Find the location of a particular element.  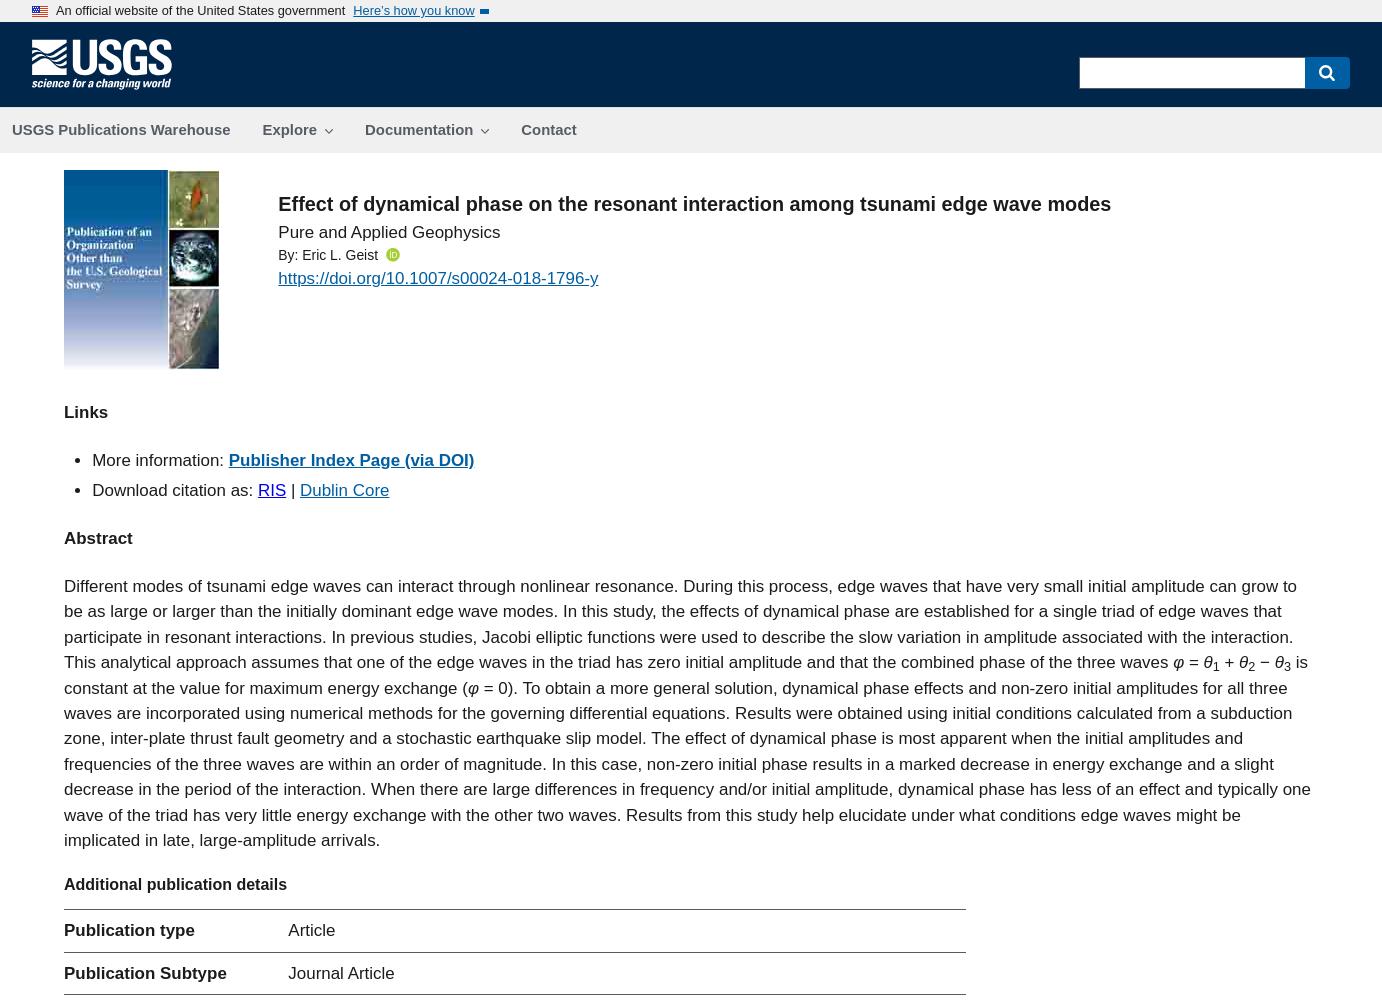

'Publisher Index Page (via DOI)' is located at coordinates (351, 459).